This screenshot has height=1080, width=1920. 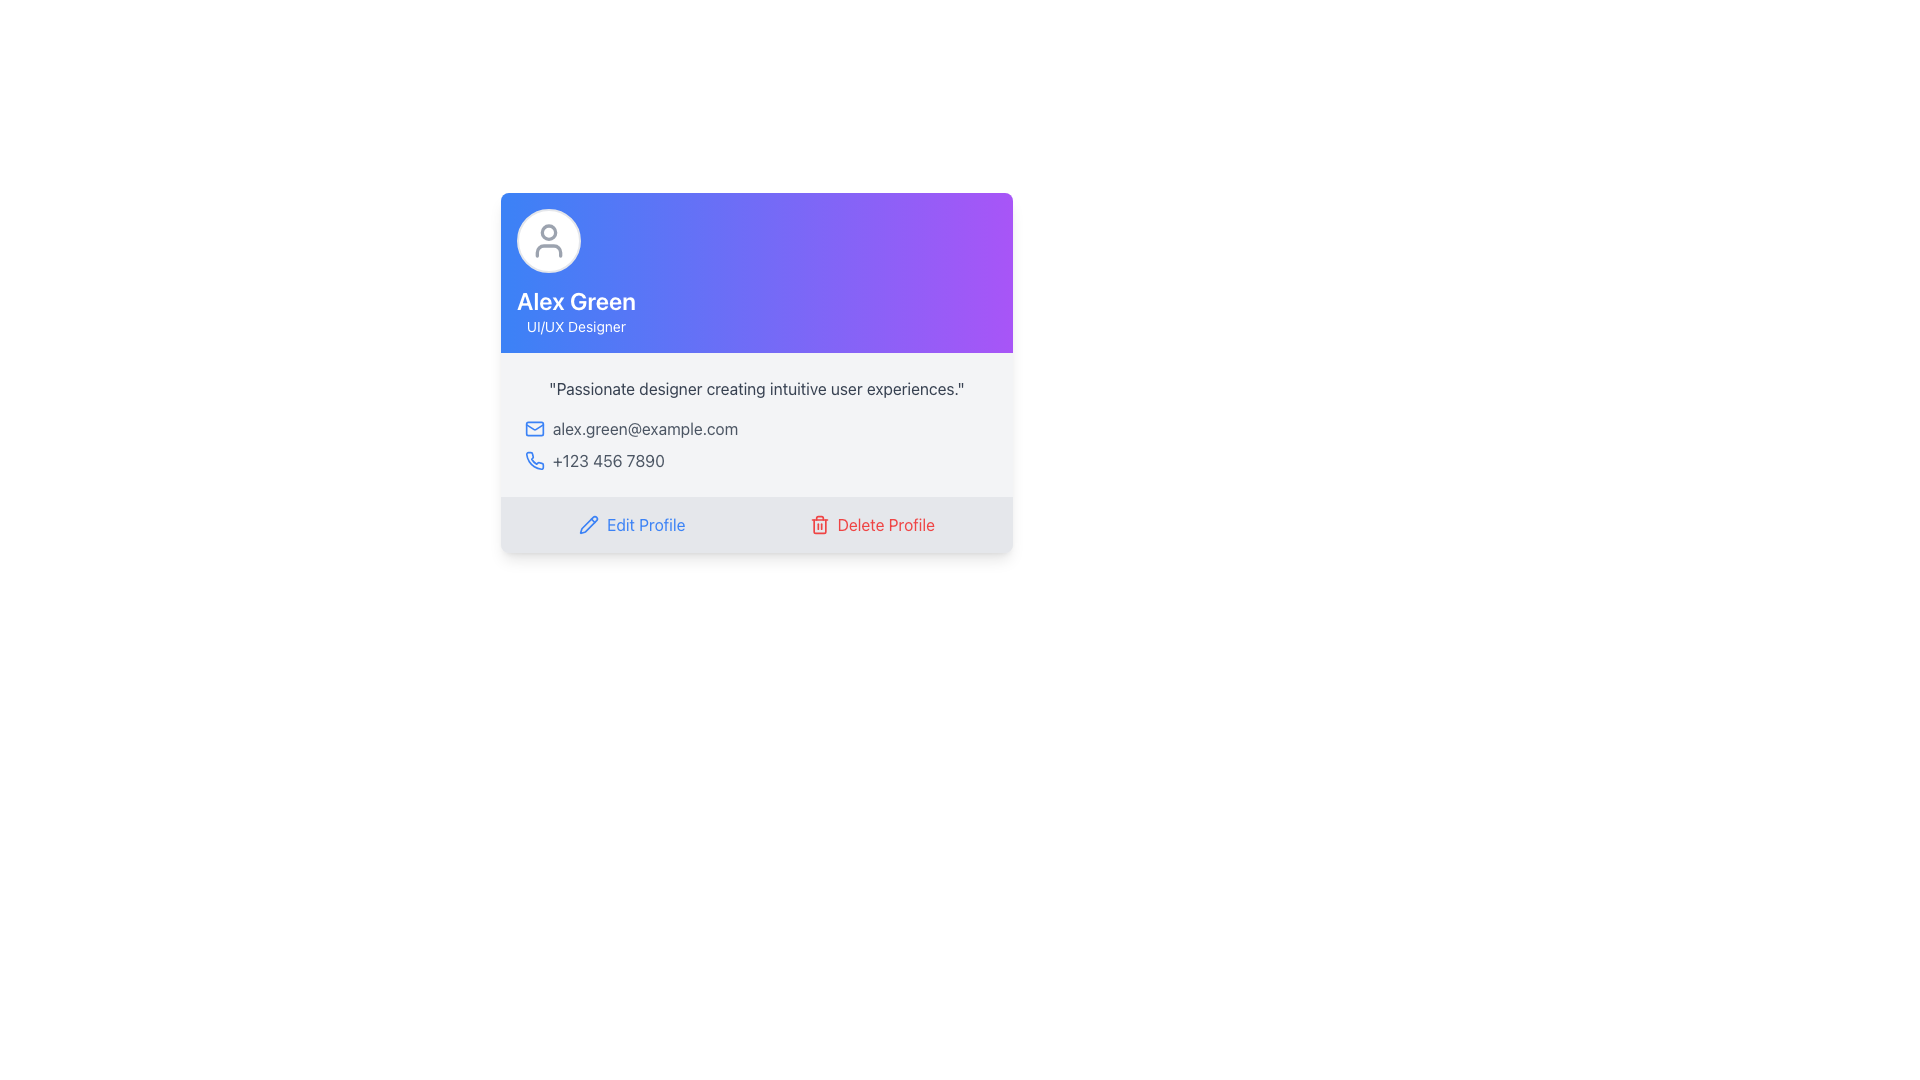 I want to click on the text display that reads 'Passionate designer creating intuitive user experiences.' located in the profile card beneath the user's name and role, so click(x=756, y=389).